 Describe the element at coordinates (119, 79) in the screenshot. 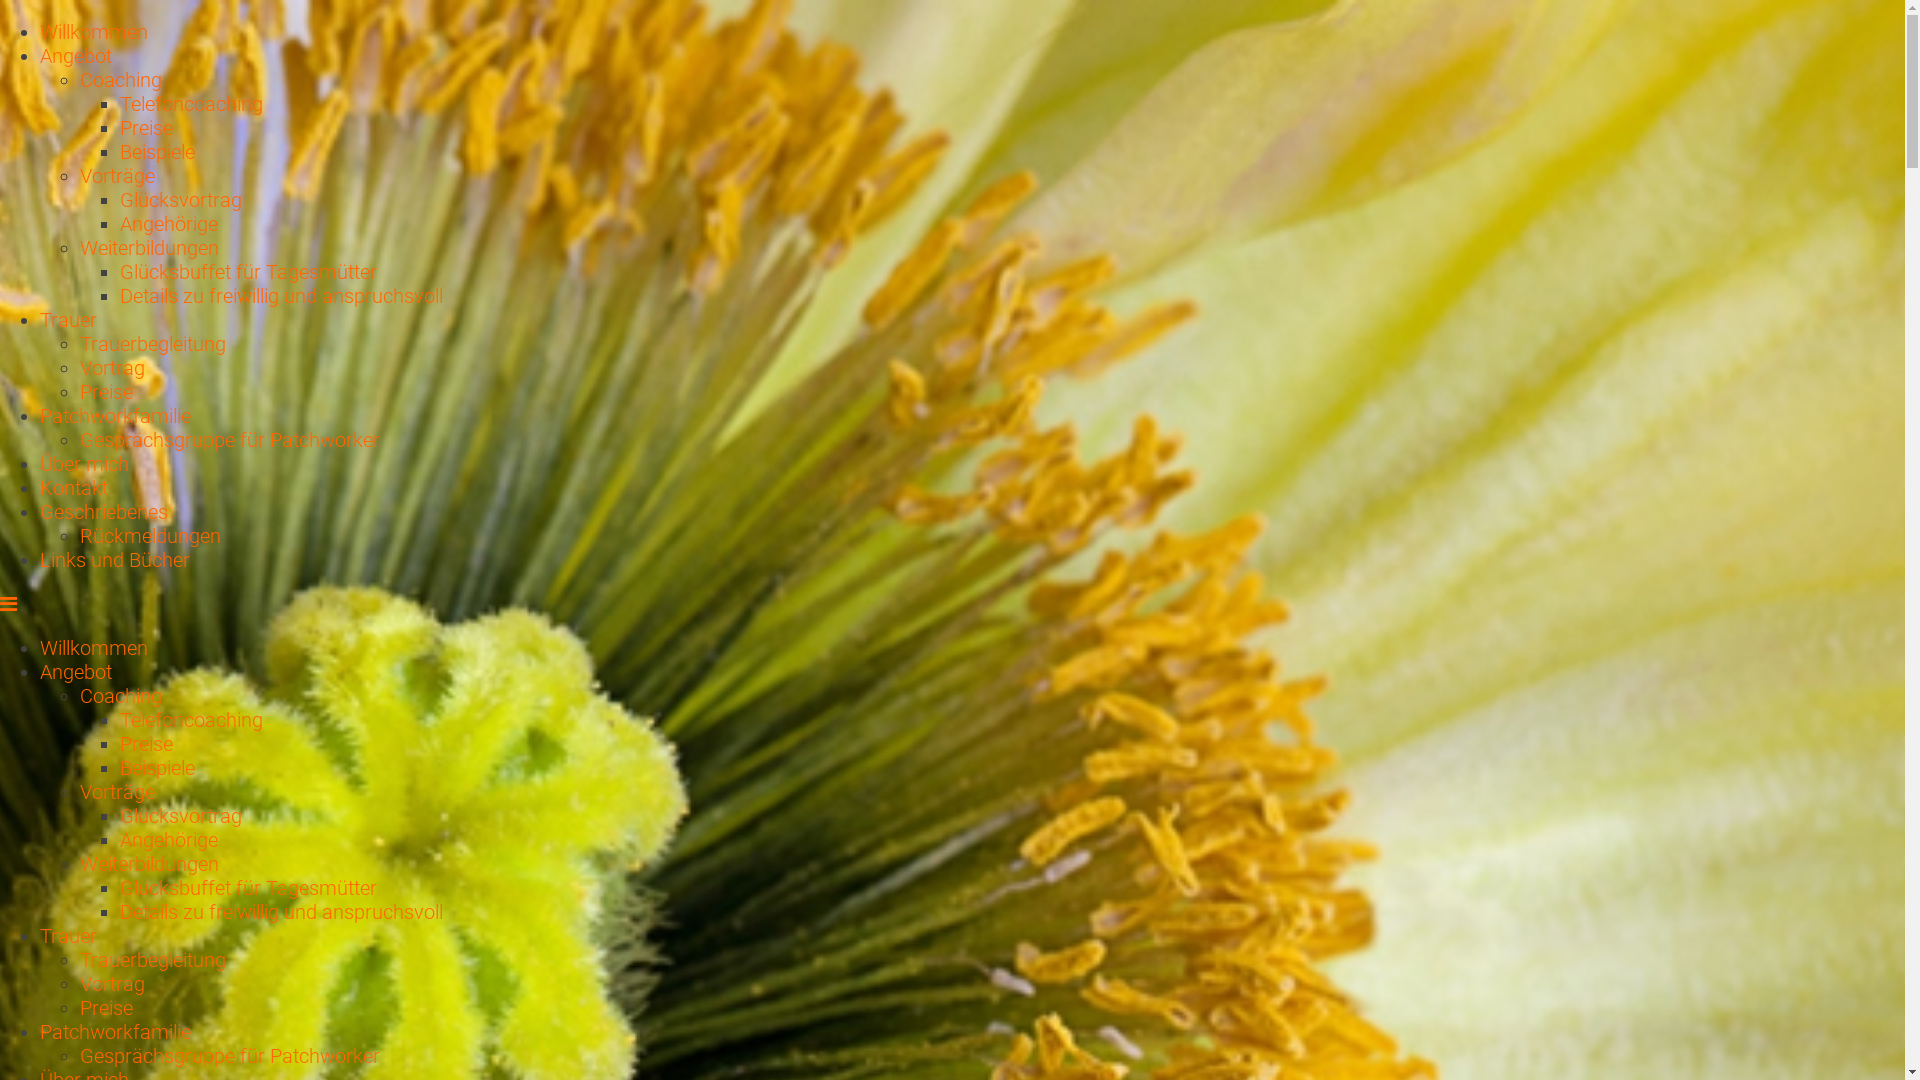

I see `'Coaching'` at that location.